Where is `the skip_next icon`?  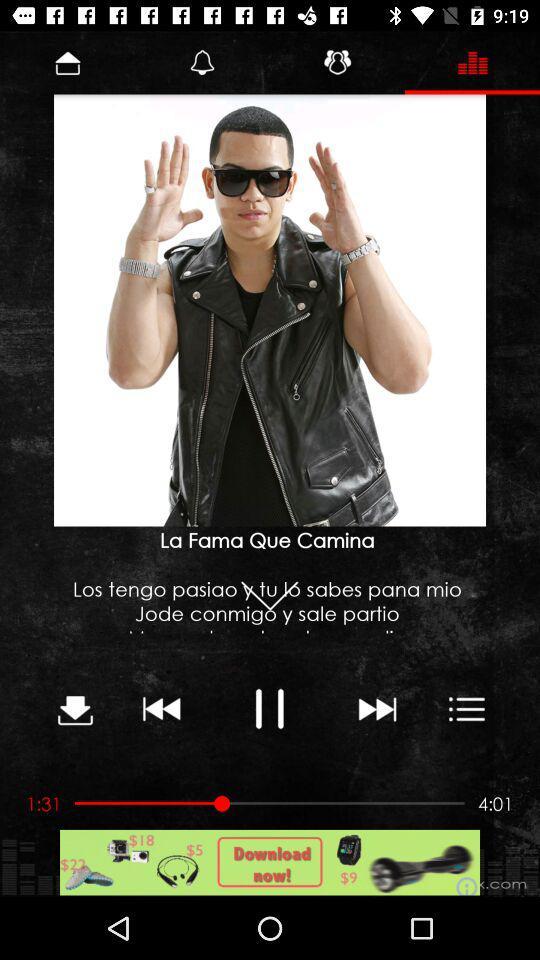 the skip_next icon is located at coordinates (376, 708).